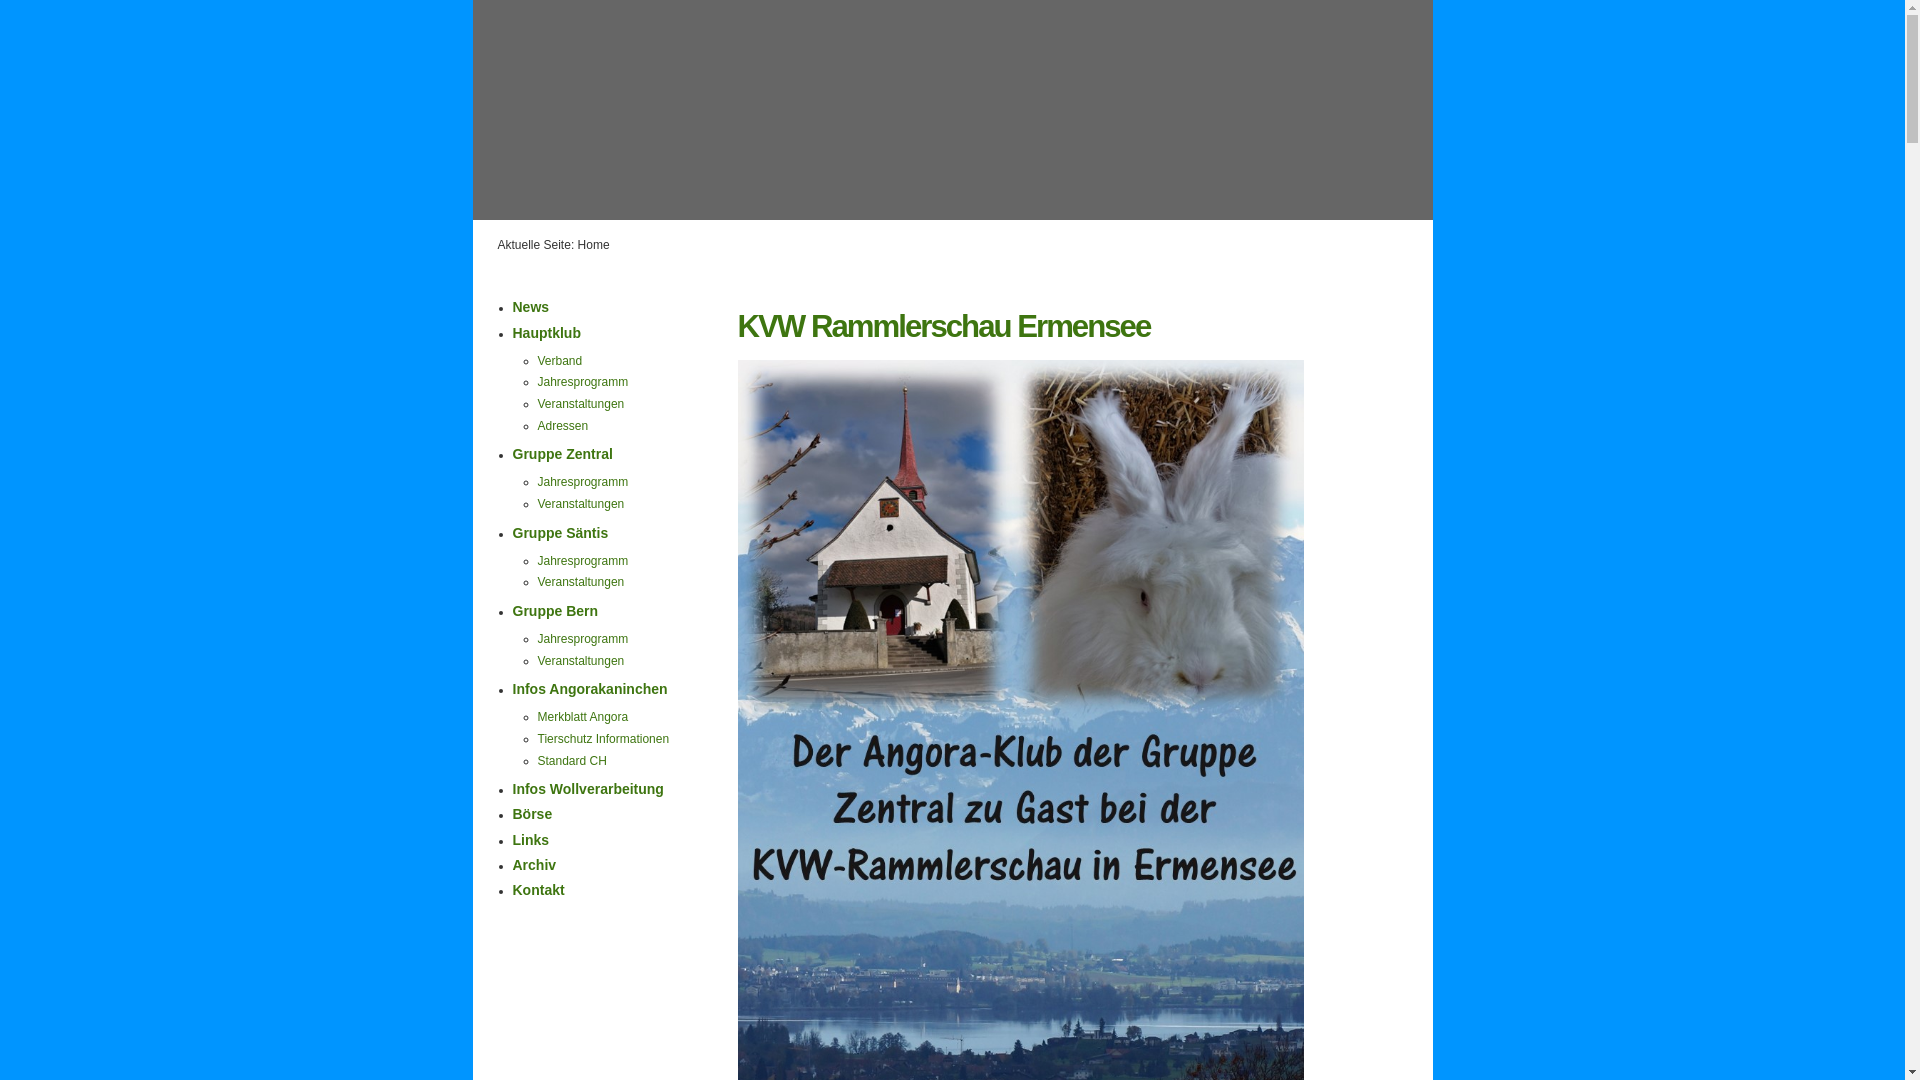 Image resolution: width=1920 pixels, height=1080 pixels. I want to click on 'Veranstaltungen', so click(580, 582).